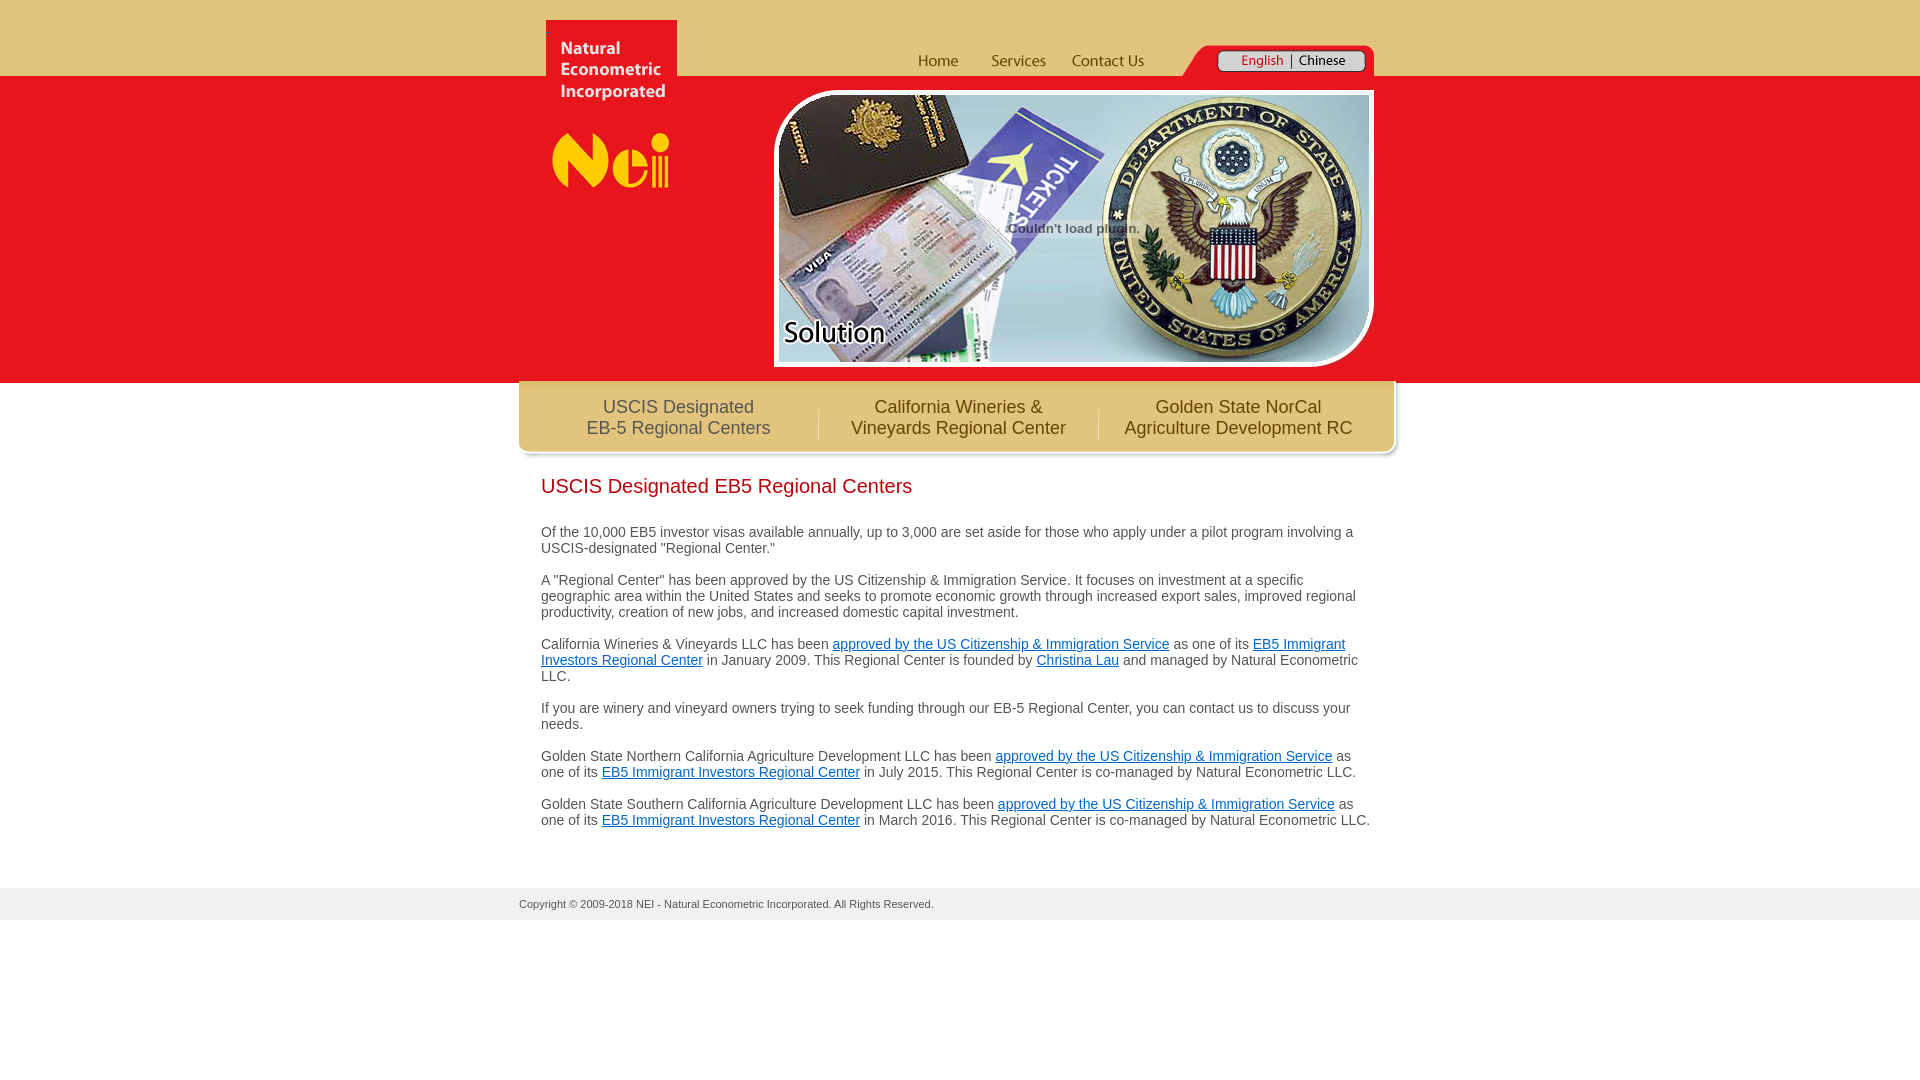 This screenshot has height=1080, width=1920. I want to click on 'approved by the US Citizenship & Immigration Service', so click(1001, 644).